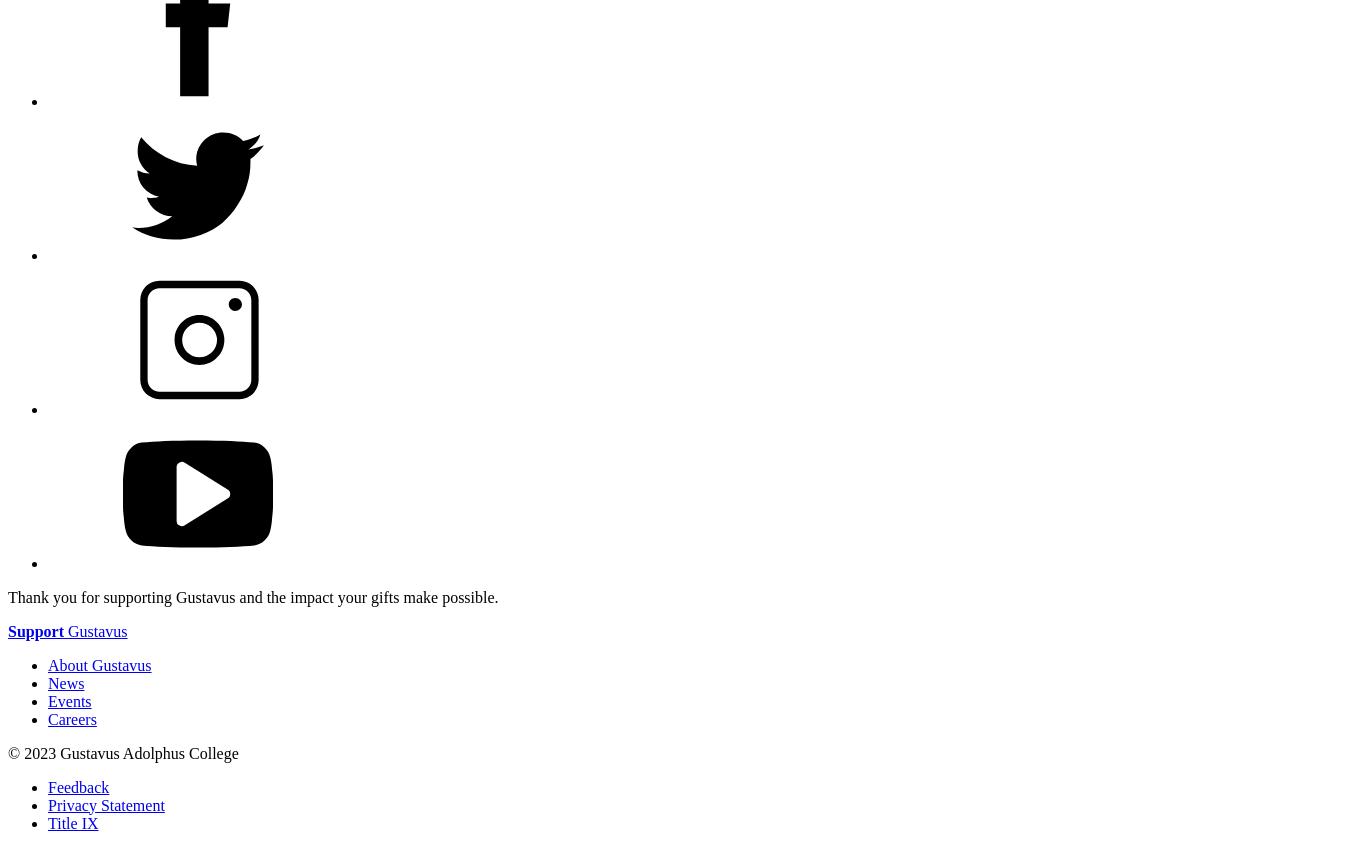 Image resolution: width=1366 pixels, height=848 pixels. What do you see at coordinates (71, 718) in the screenshot?
I see `'Careers'` at bounding box center [71, 718].